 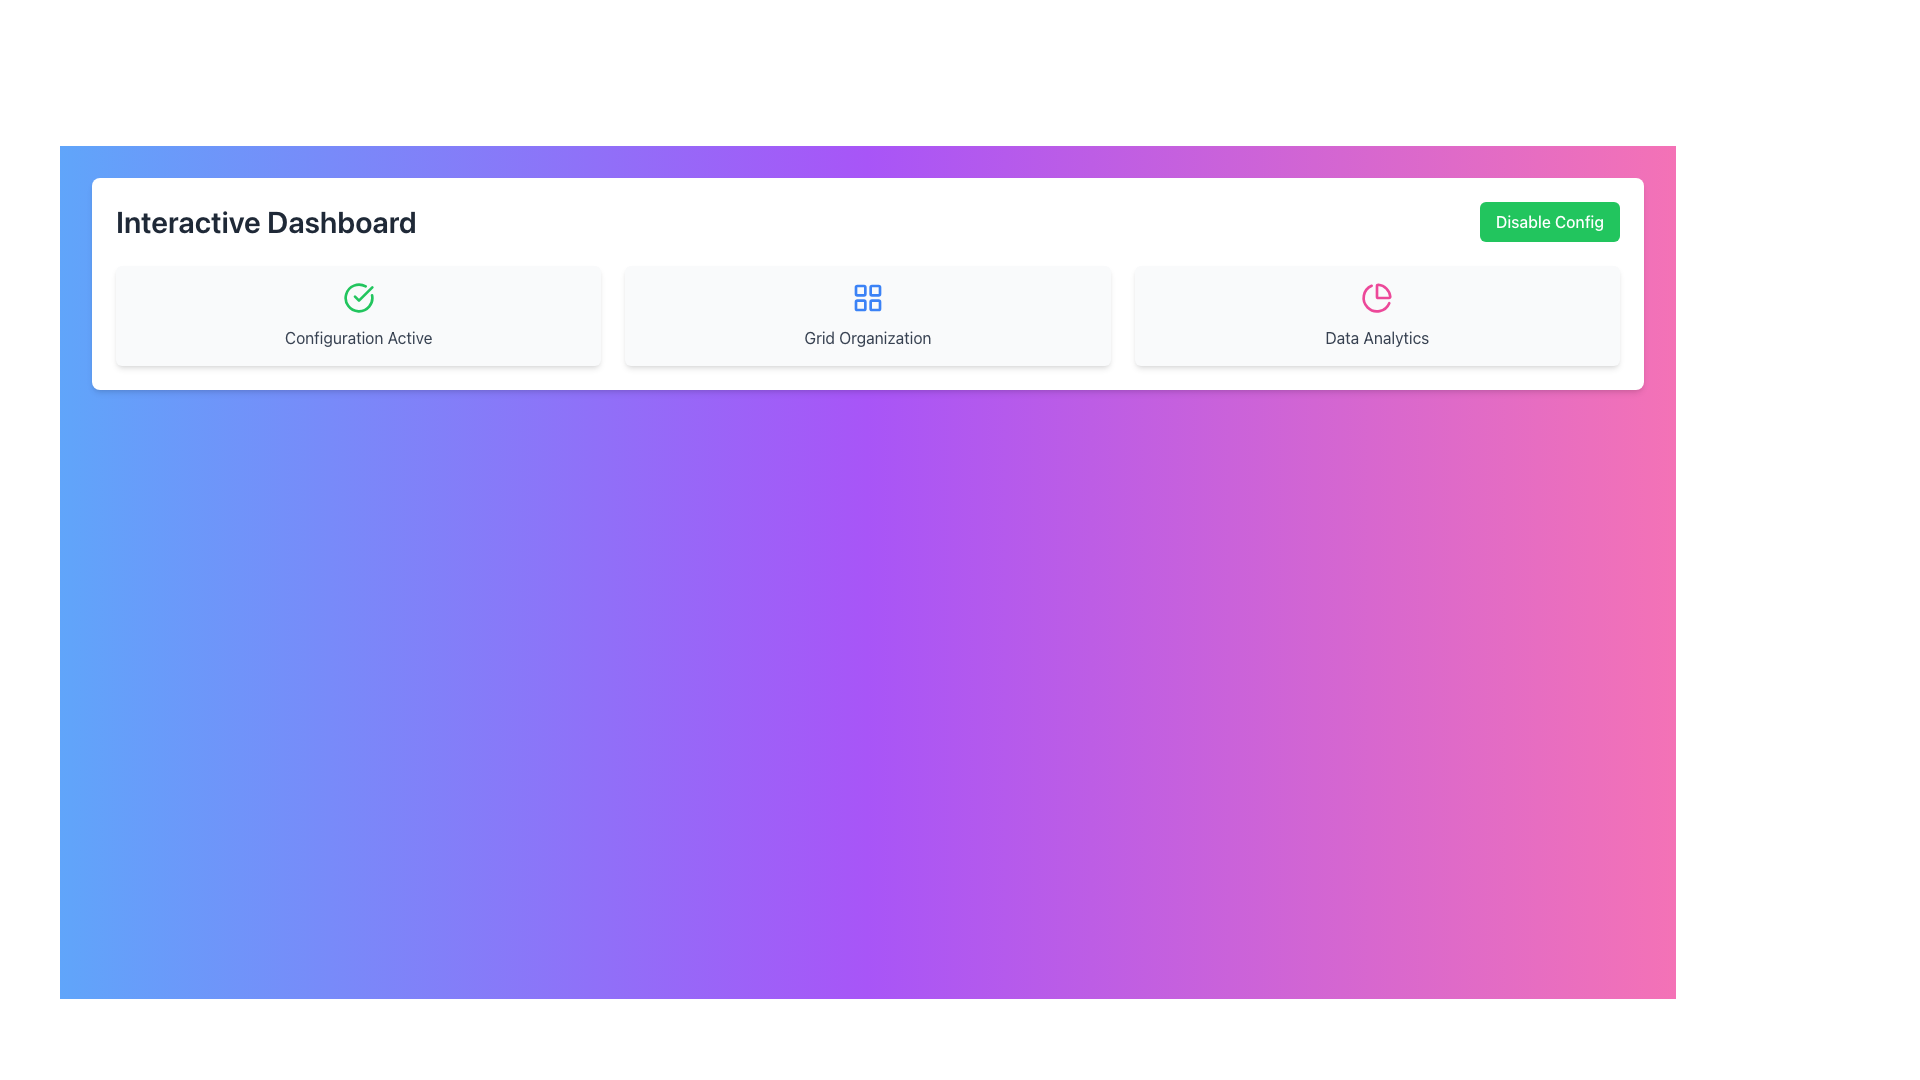 I want to click on the data analytics card which is the third card in a horizontally arranged group of three cards on the dashboard, so click(x=1376, y=315).